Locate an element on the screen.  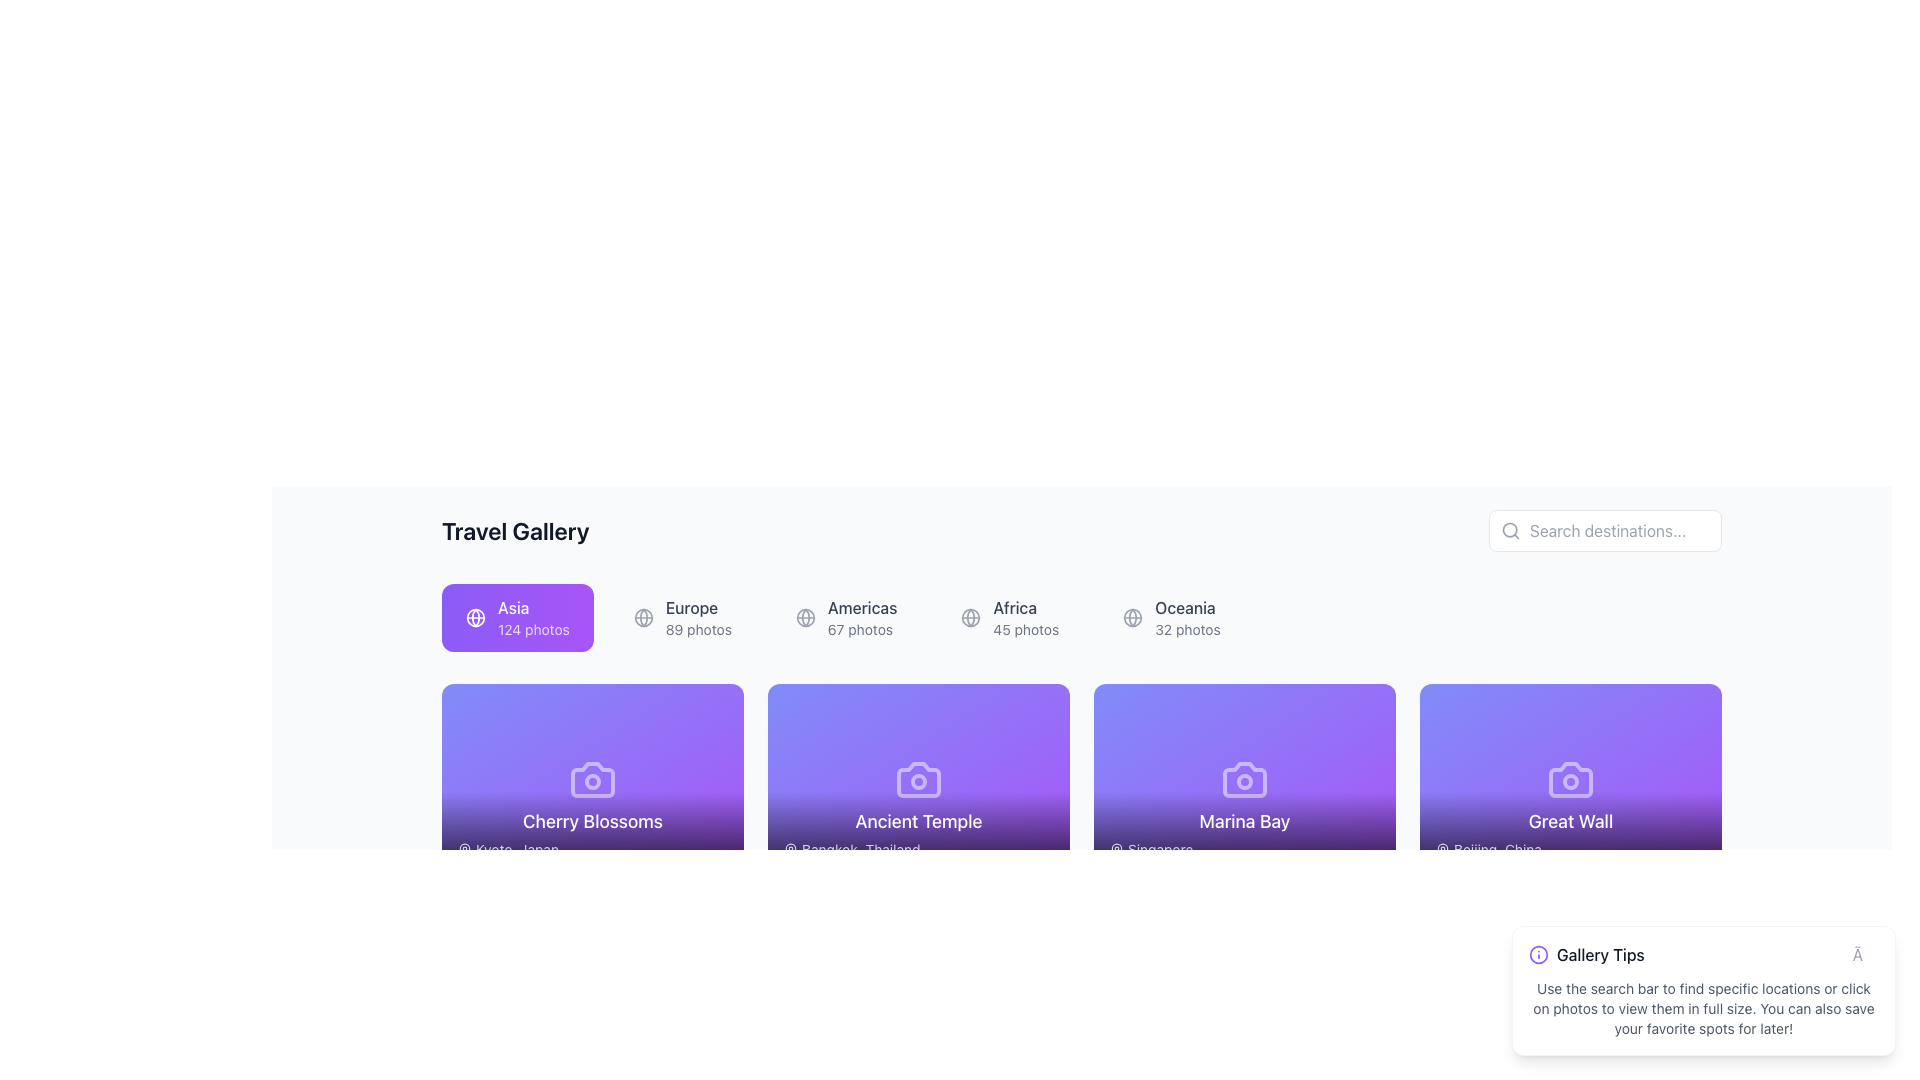
text of the label displaying 'Africa', which is the fourth item in a horizontal list of continent labels at the top of the interface is located at coordinates (1026, 607).